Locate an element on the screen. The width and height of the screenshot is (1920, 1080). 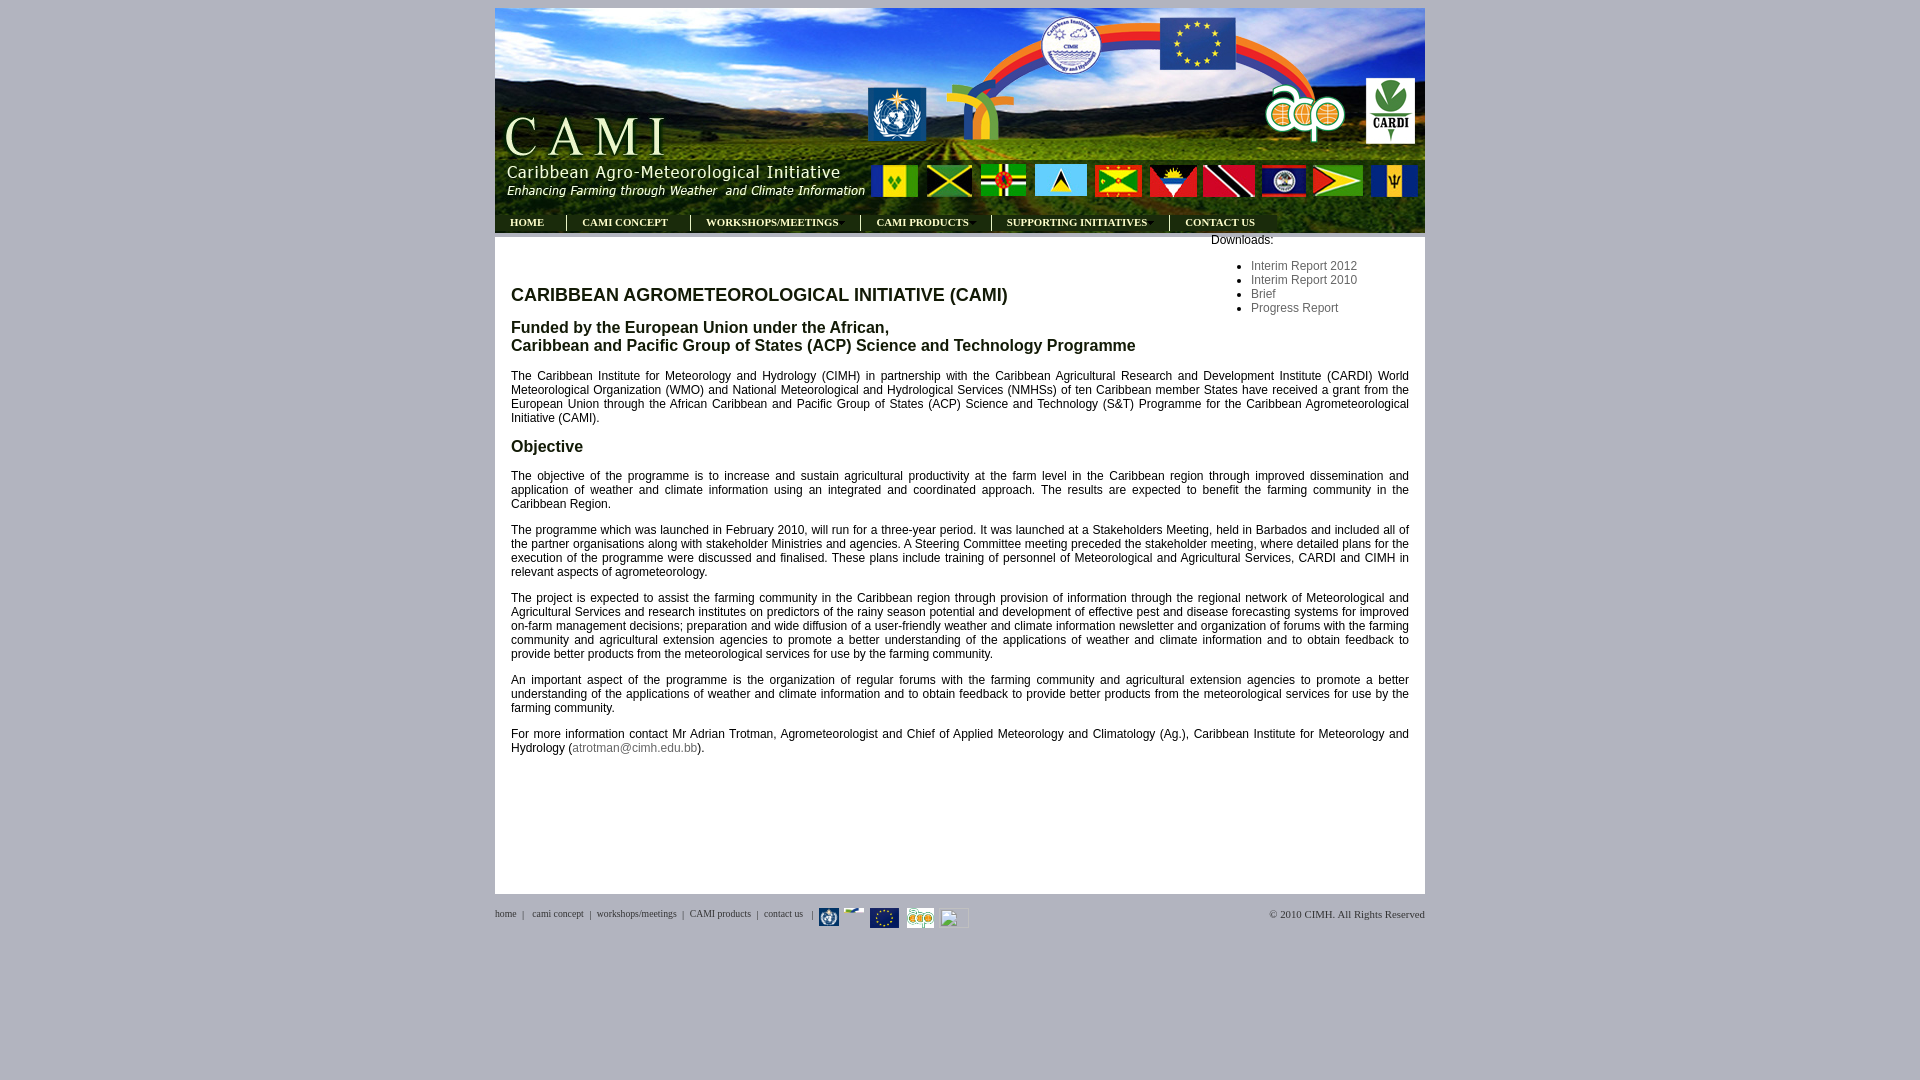
'Progress Report' is located at coordinates (1294, 308).